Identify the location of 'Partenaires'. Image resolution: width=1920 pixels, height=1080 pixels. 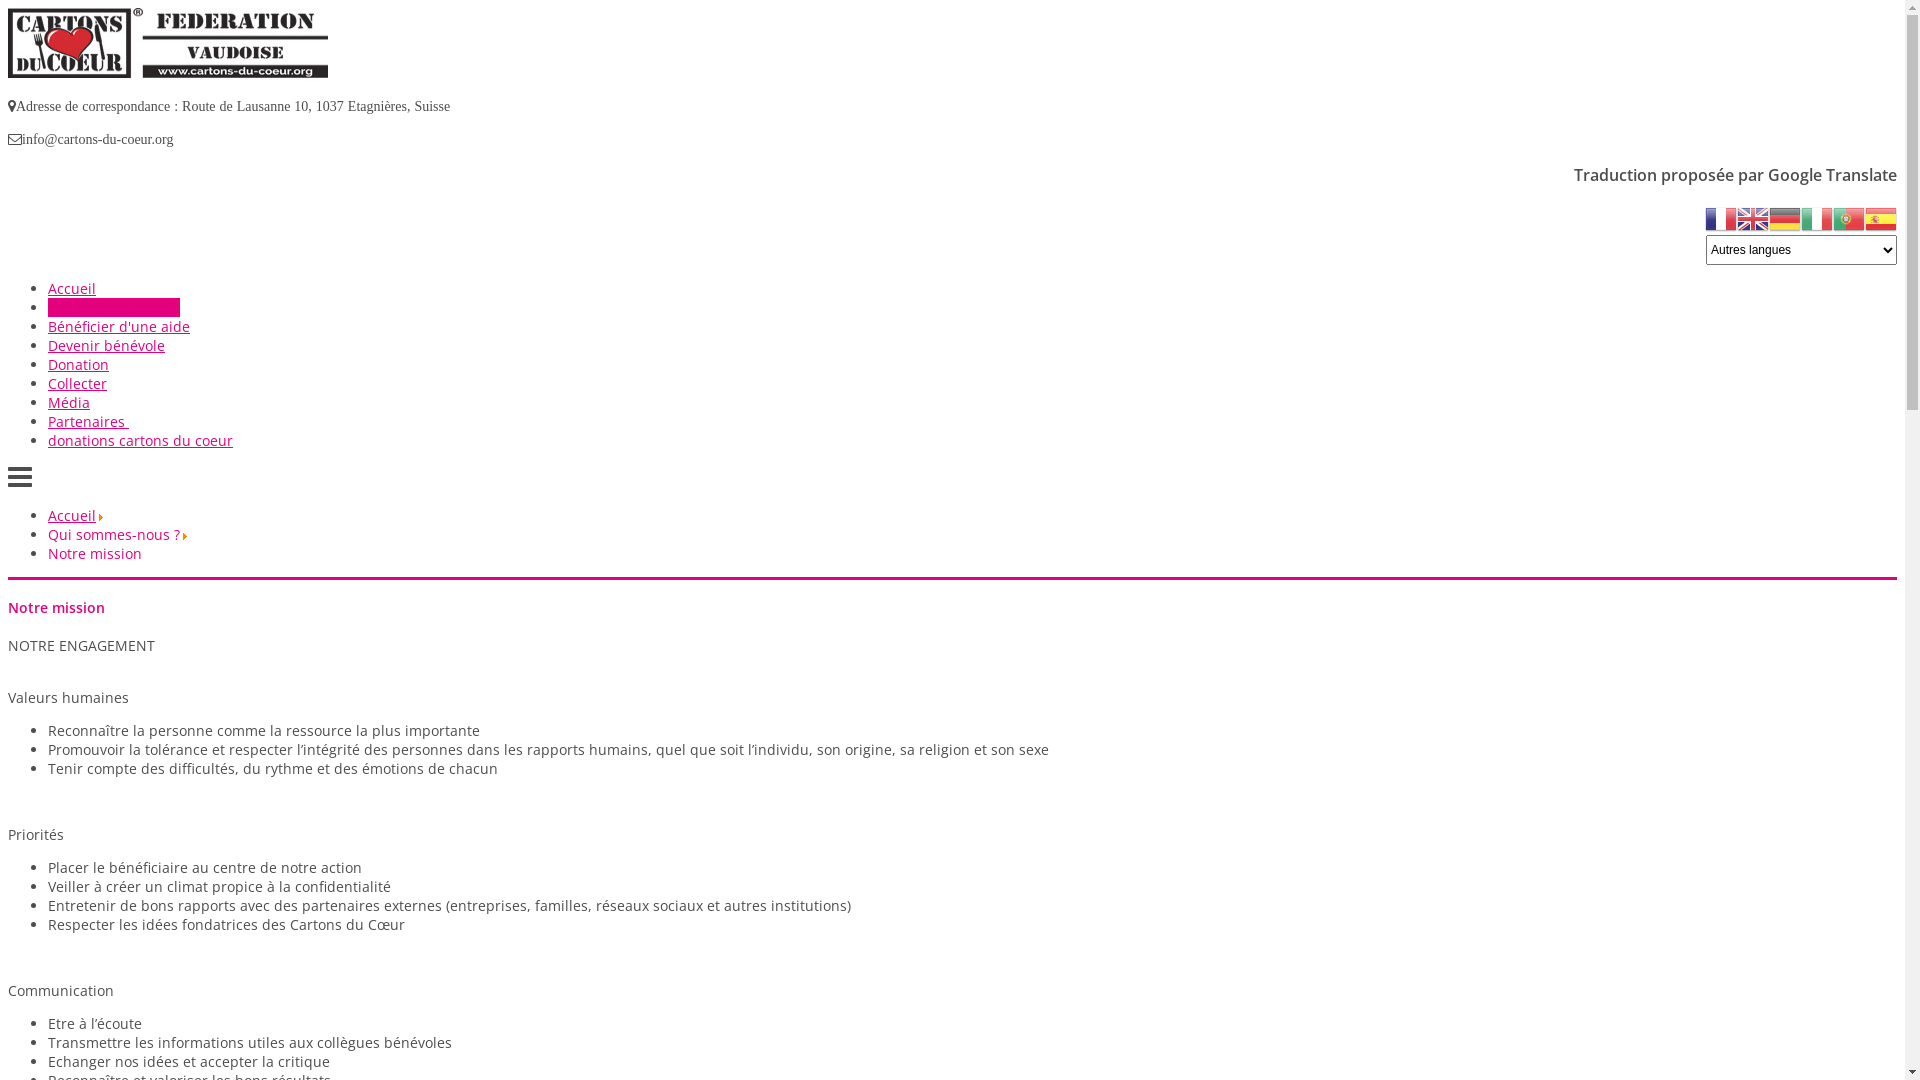
(87, 420).